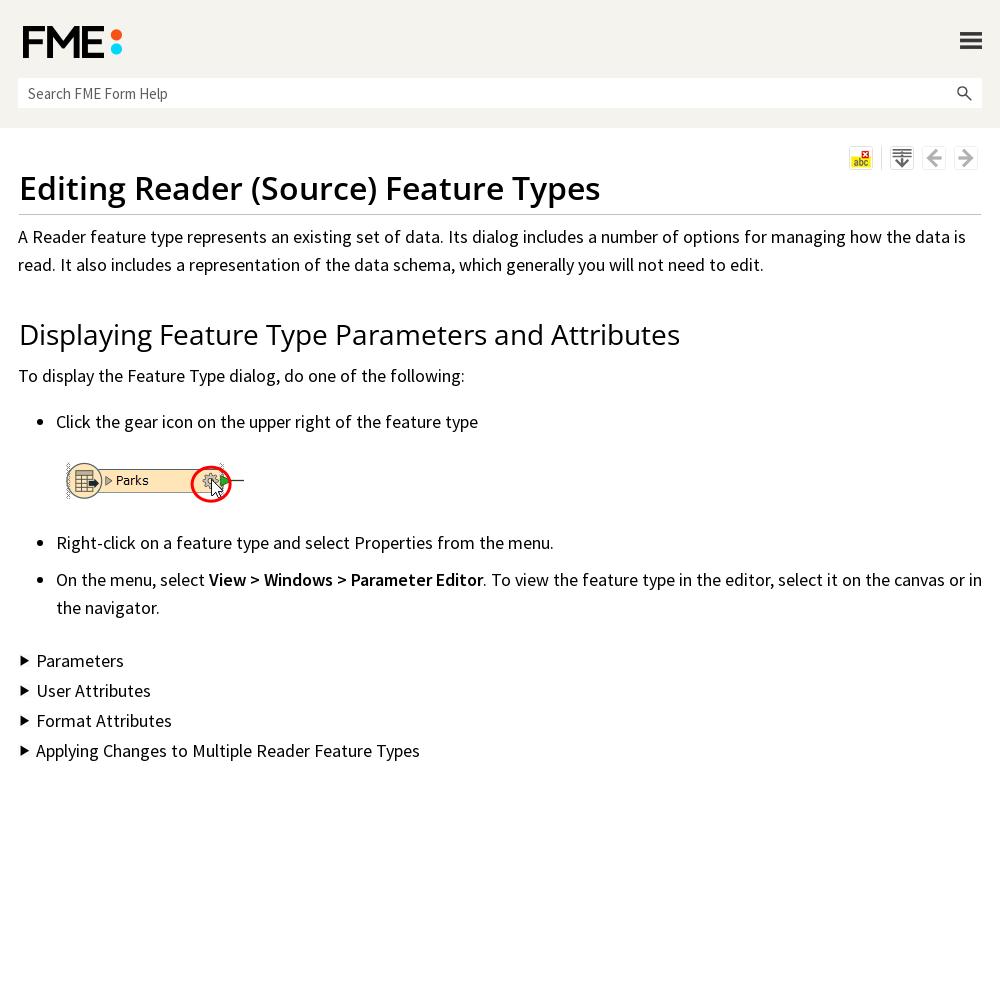 The height and width of the screenshot is (1000, 1000). What do you see at coordinates (310, 187) in the screenshot?
I see `'Editing Reader (Source) Feature Types'` at bounding box center [310, 187].